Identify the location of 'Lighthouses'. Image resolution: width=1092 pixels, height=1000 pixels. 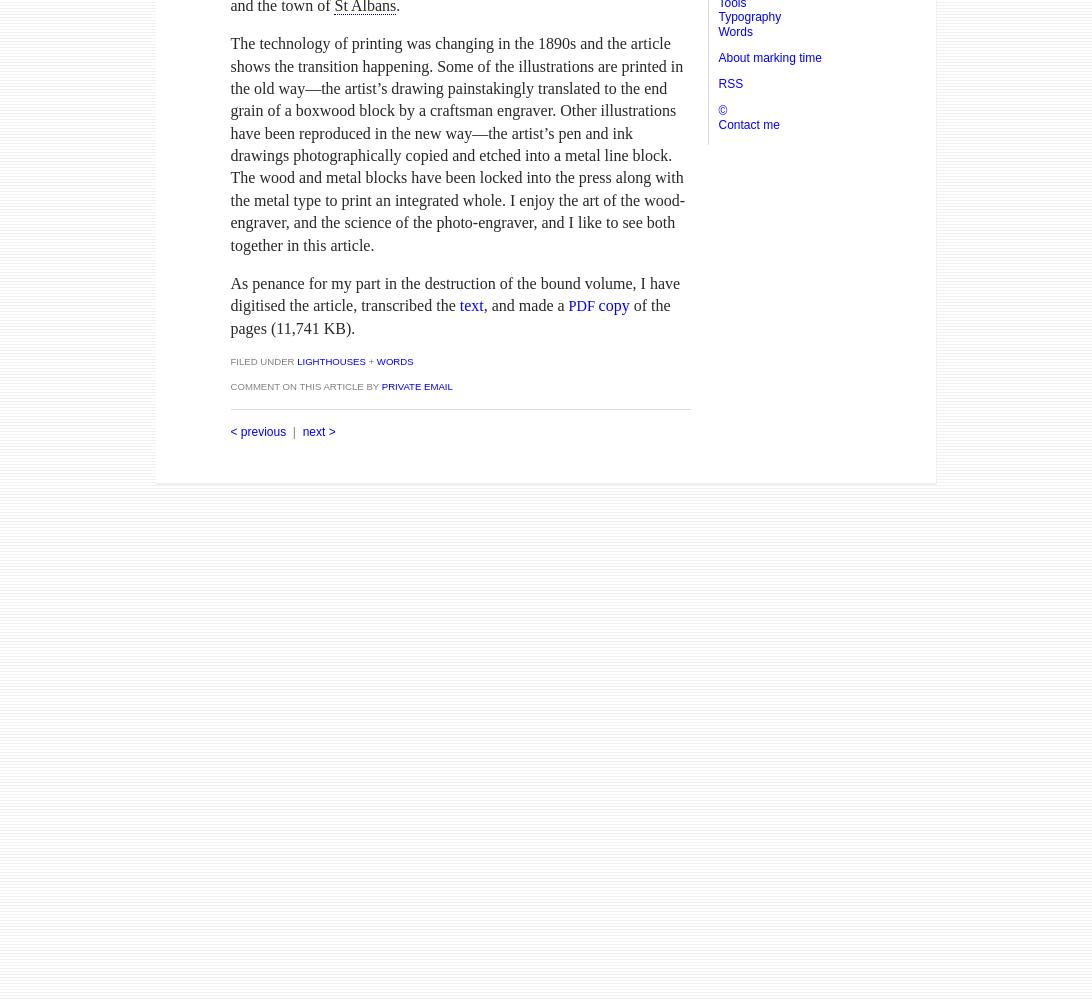
(293, 360).